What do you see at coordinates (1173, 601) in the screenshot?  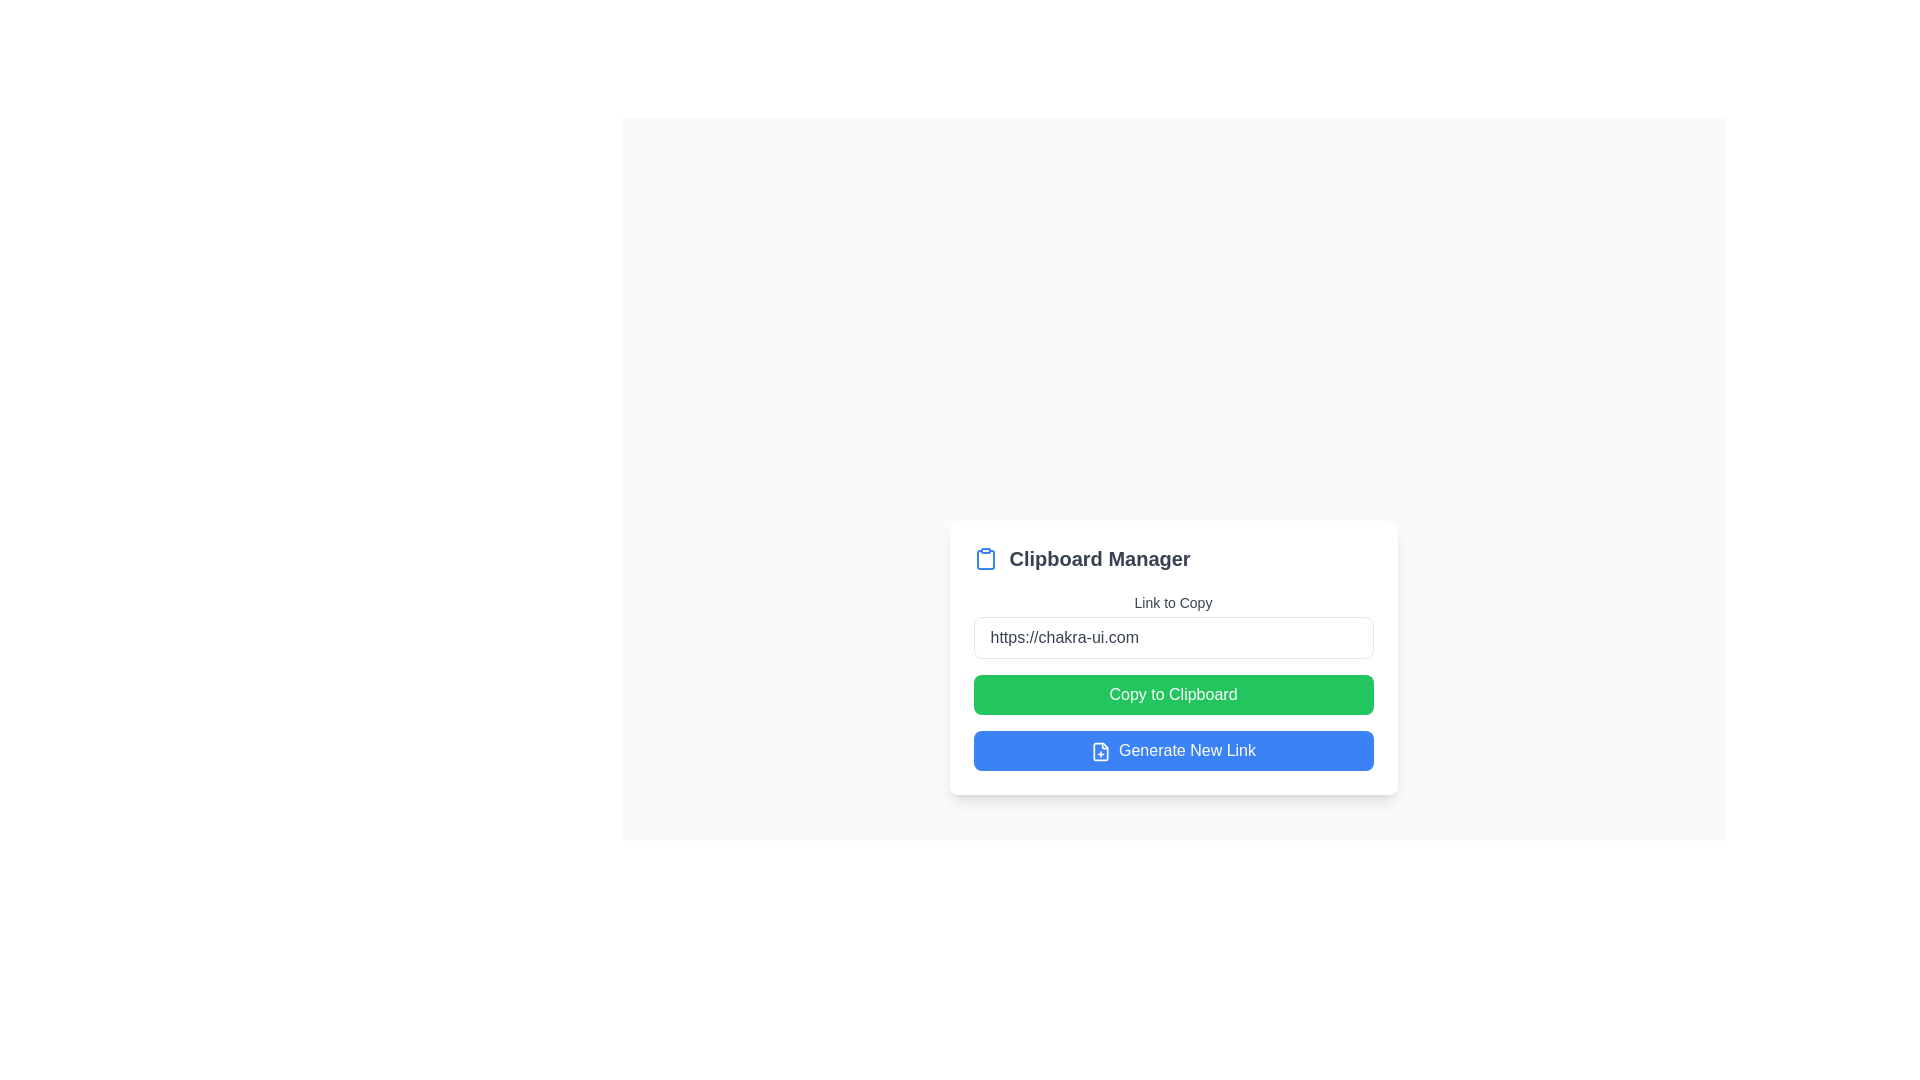 I see `the static text label displaying 'Link to Copy' which is styled in gray and positioned above the input field containing the link` at bounding box center [1173, 601].